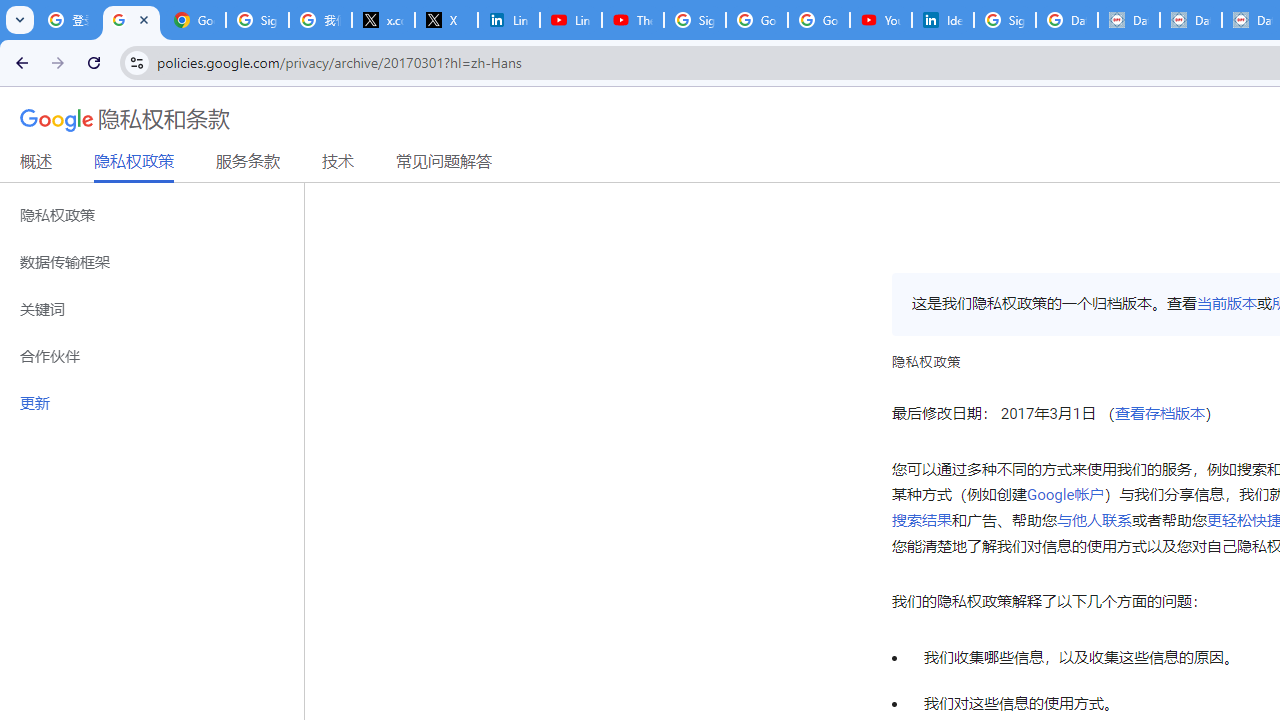  Describe the element at coordinates (508, 20) in the screenshot. I see `'LinkedIn Privacy Policy'` at that location.